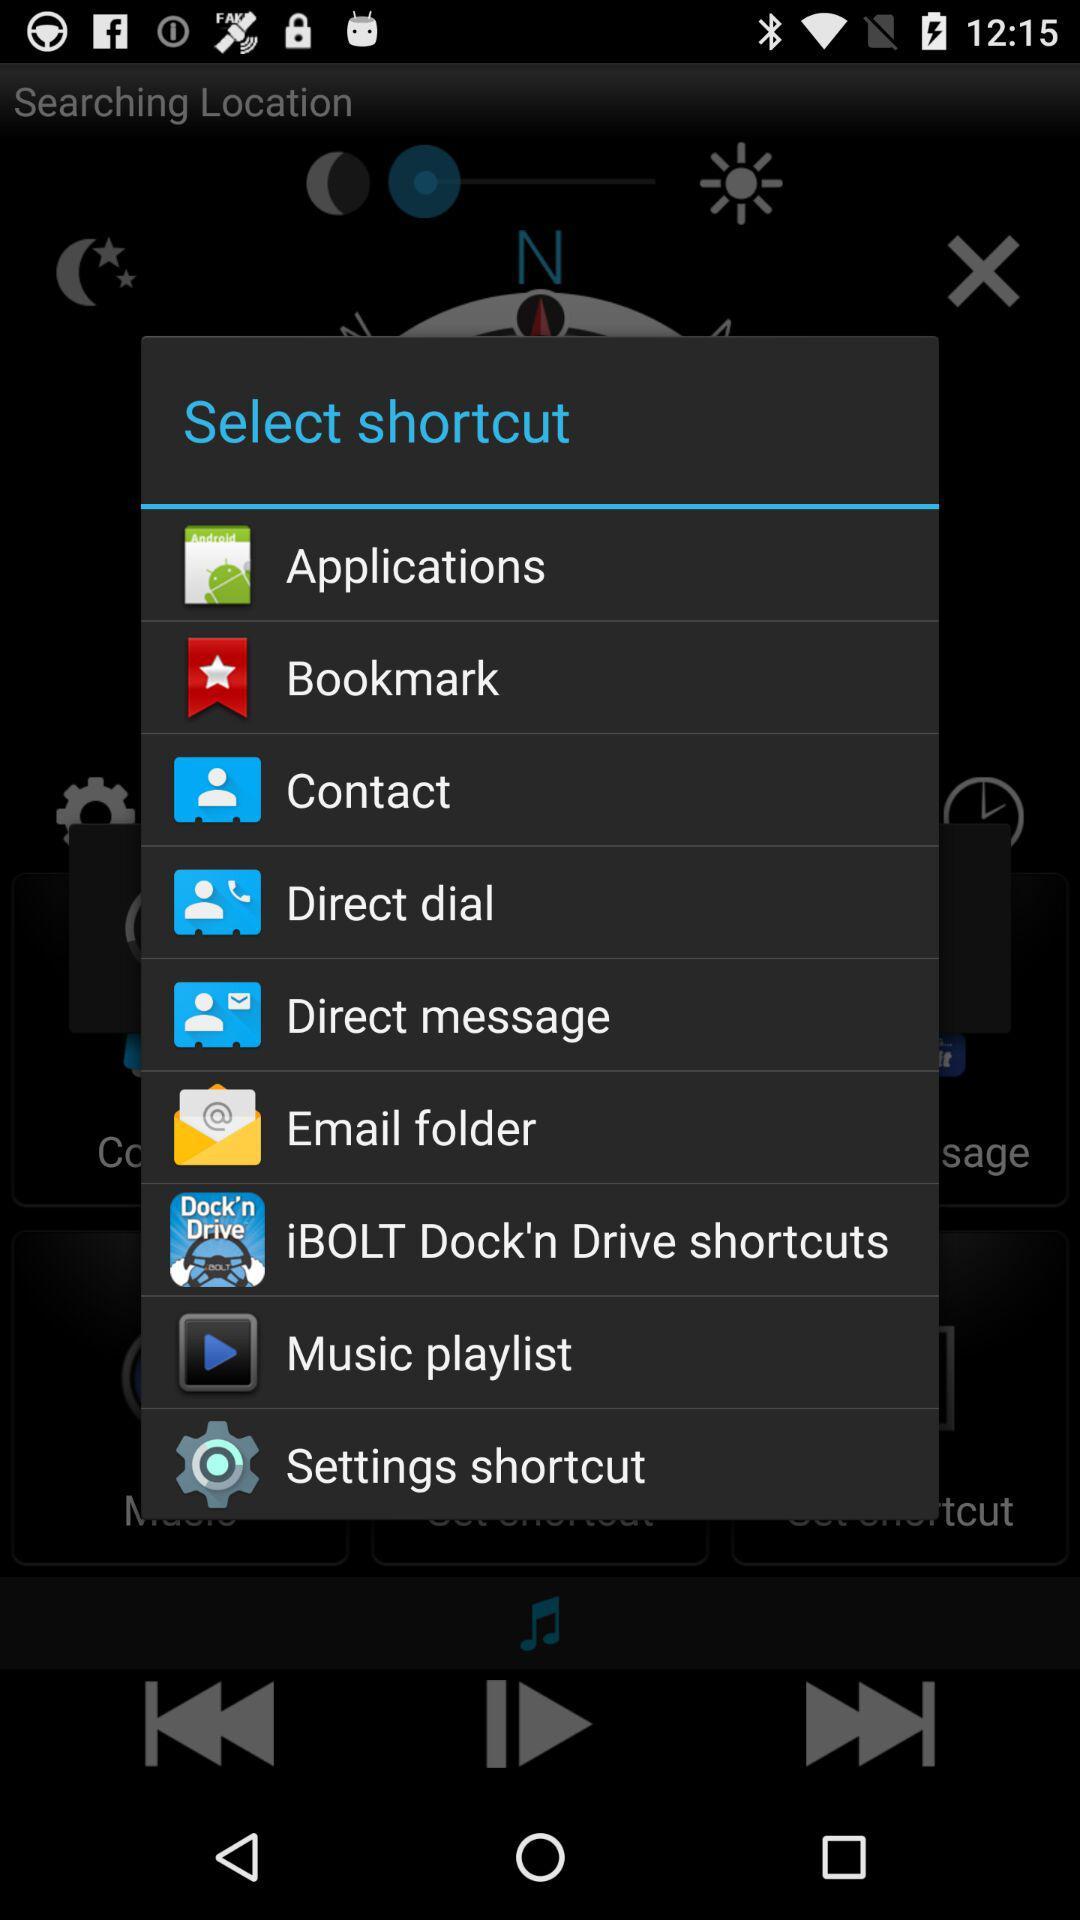 The image size is (1080, 1920). I want to click on the app below email folder, so click(540, 1238).